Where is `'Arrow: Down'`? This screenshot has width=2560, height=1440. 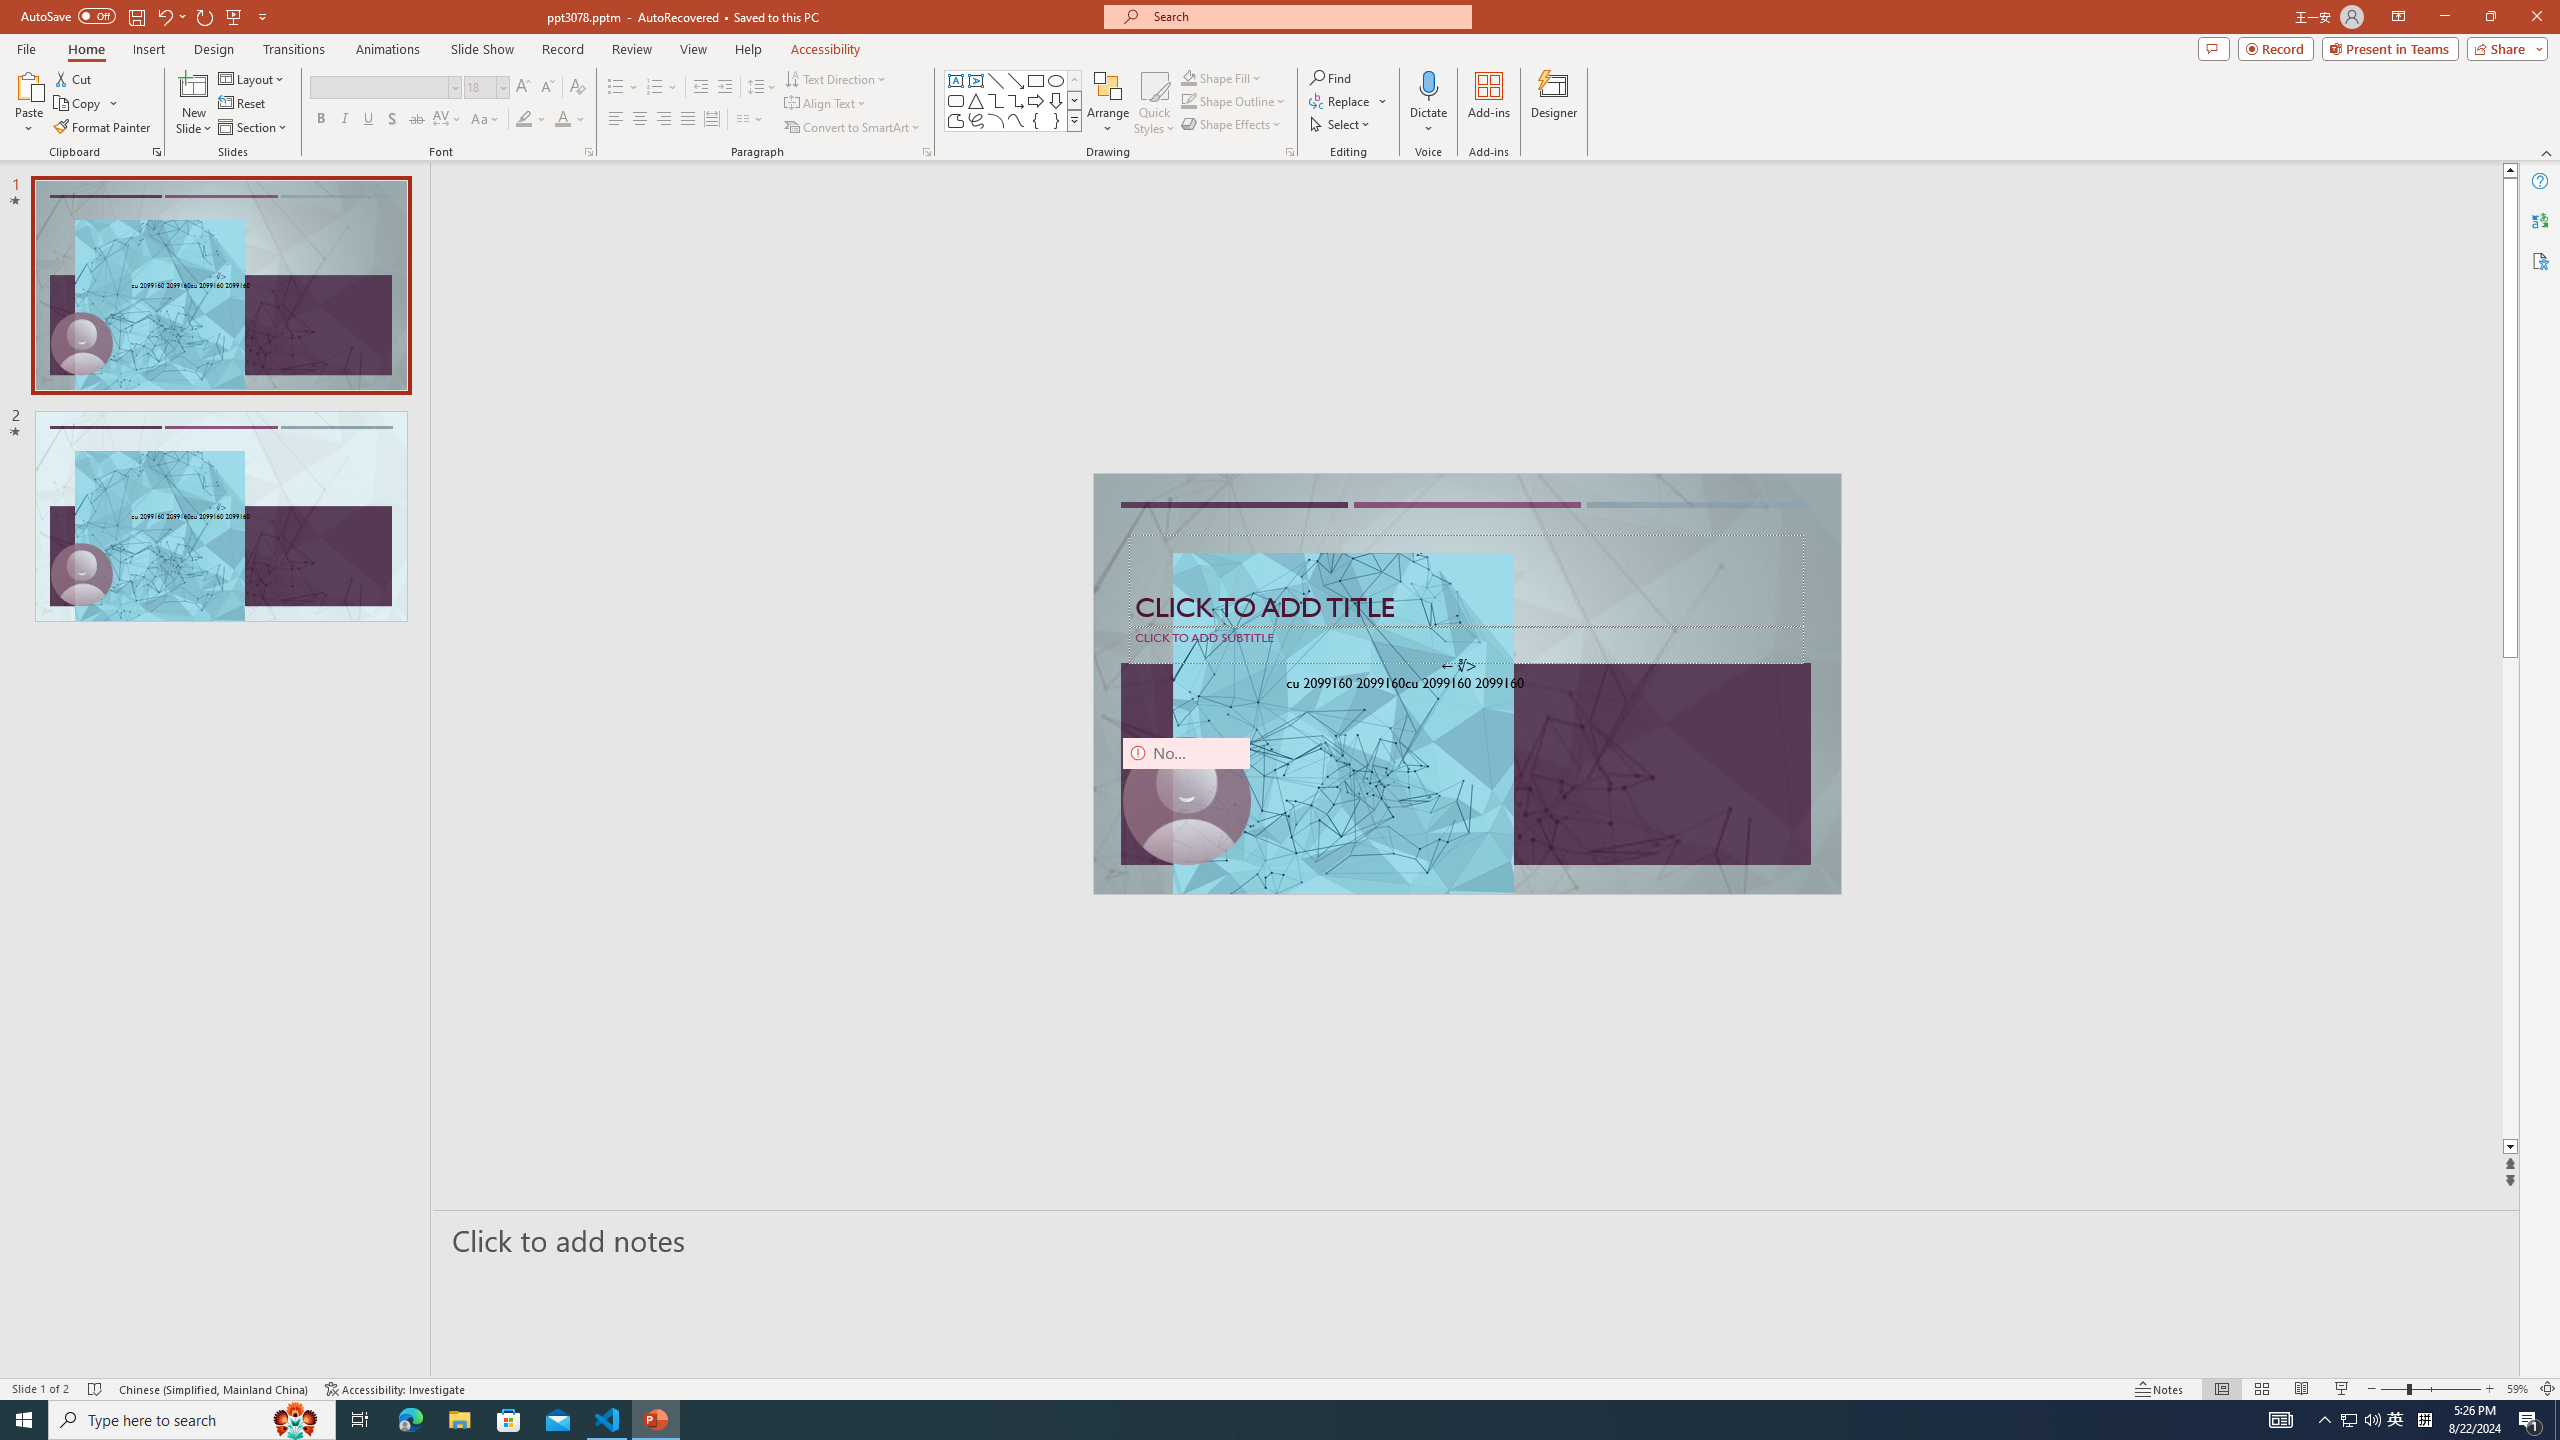
'Arrow: Down' is located at coordinates (1055, 99).